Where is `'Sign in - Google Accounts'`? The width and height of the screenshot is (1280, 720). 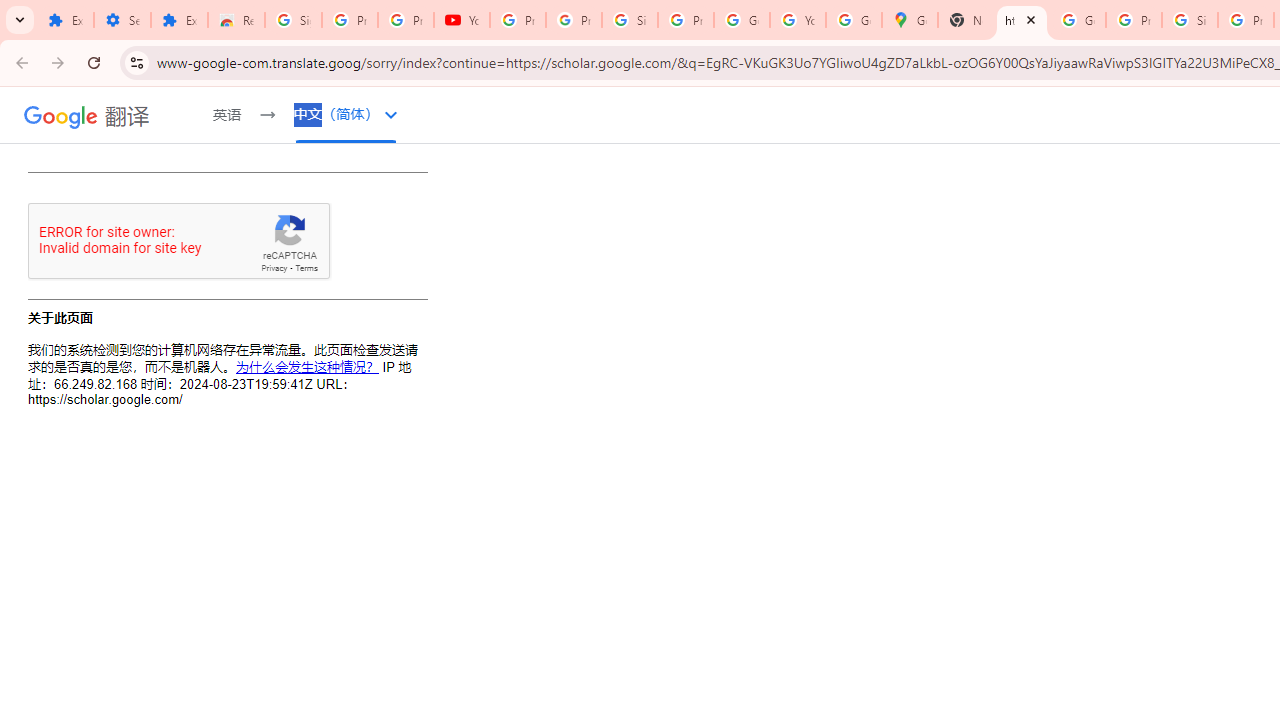 'Sign in - Google Accounts' is located at coordinates (1190, 20).